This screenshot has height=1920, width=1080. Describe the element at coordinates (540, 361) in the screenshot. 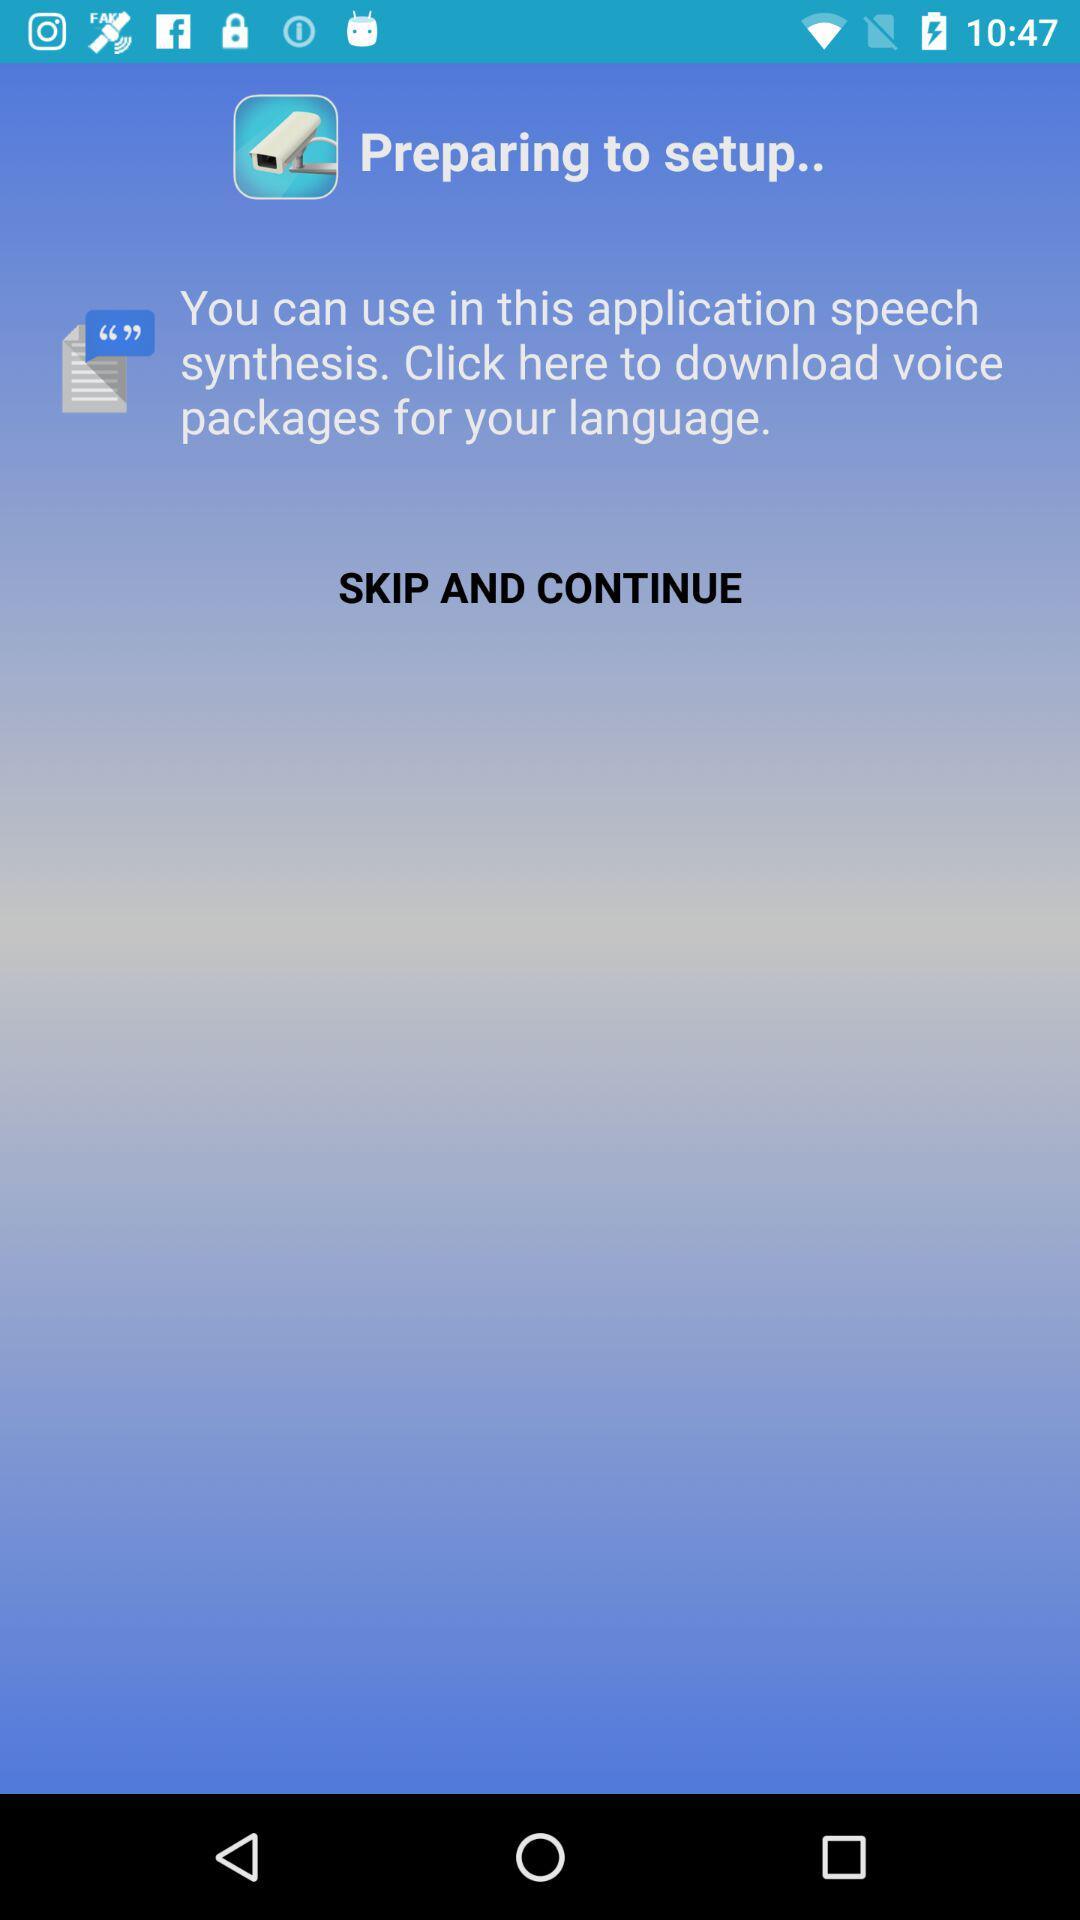

I see `the you can use app` at that location.